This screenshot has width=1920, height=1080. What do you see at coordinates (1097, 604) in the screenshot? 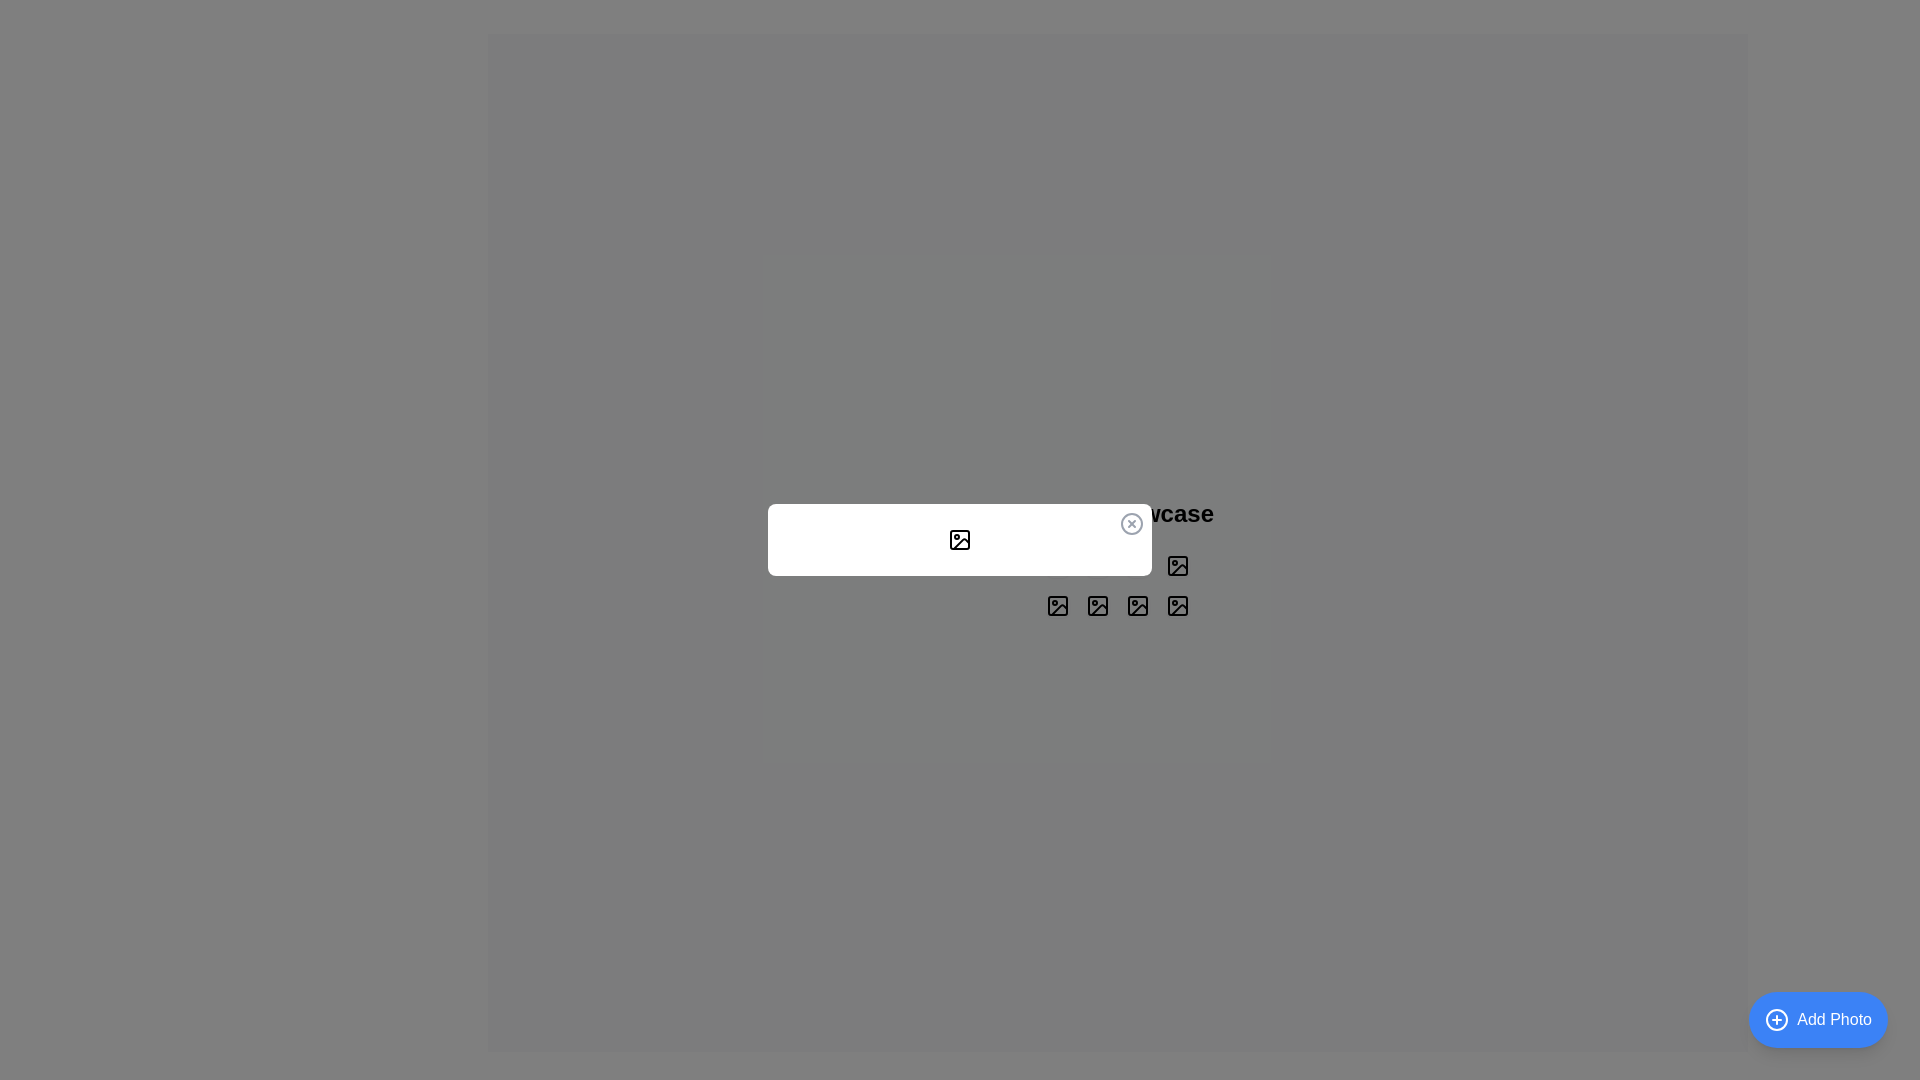
I see `the circular zoom-in button located in the top-right corner of the interface to zoom in on a specific area of content` at bounding box center [1097, 604].